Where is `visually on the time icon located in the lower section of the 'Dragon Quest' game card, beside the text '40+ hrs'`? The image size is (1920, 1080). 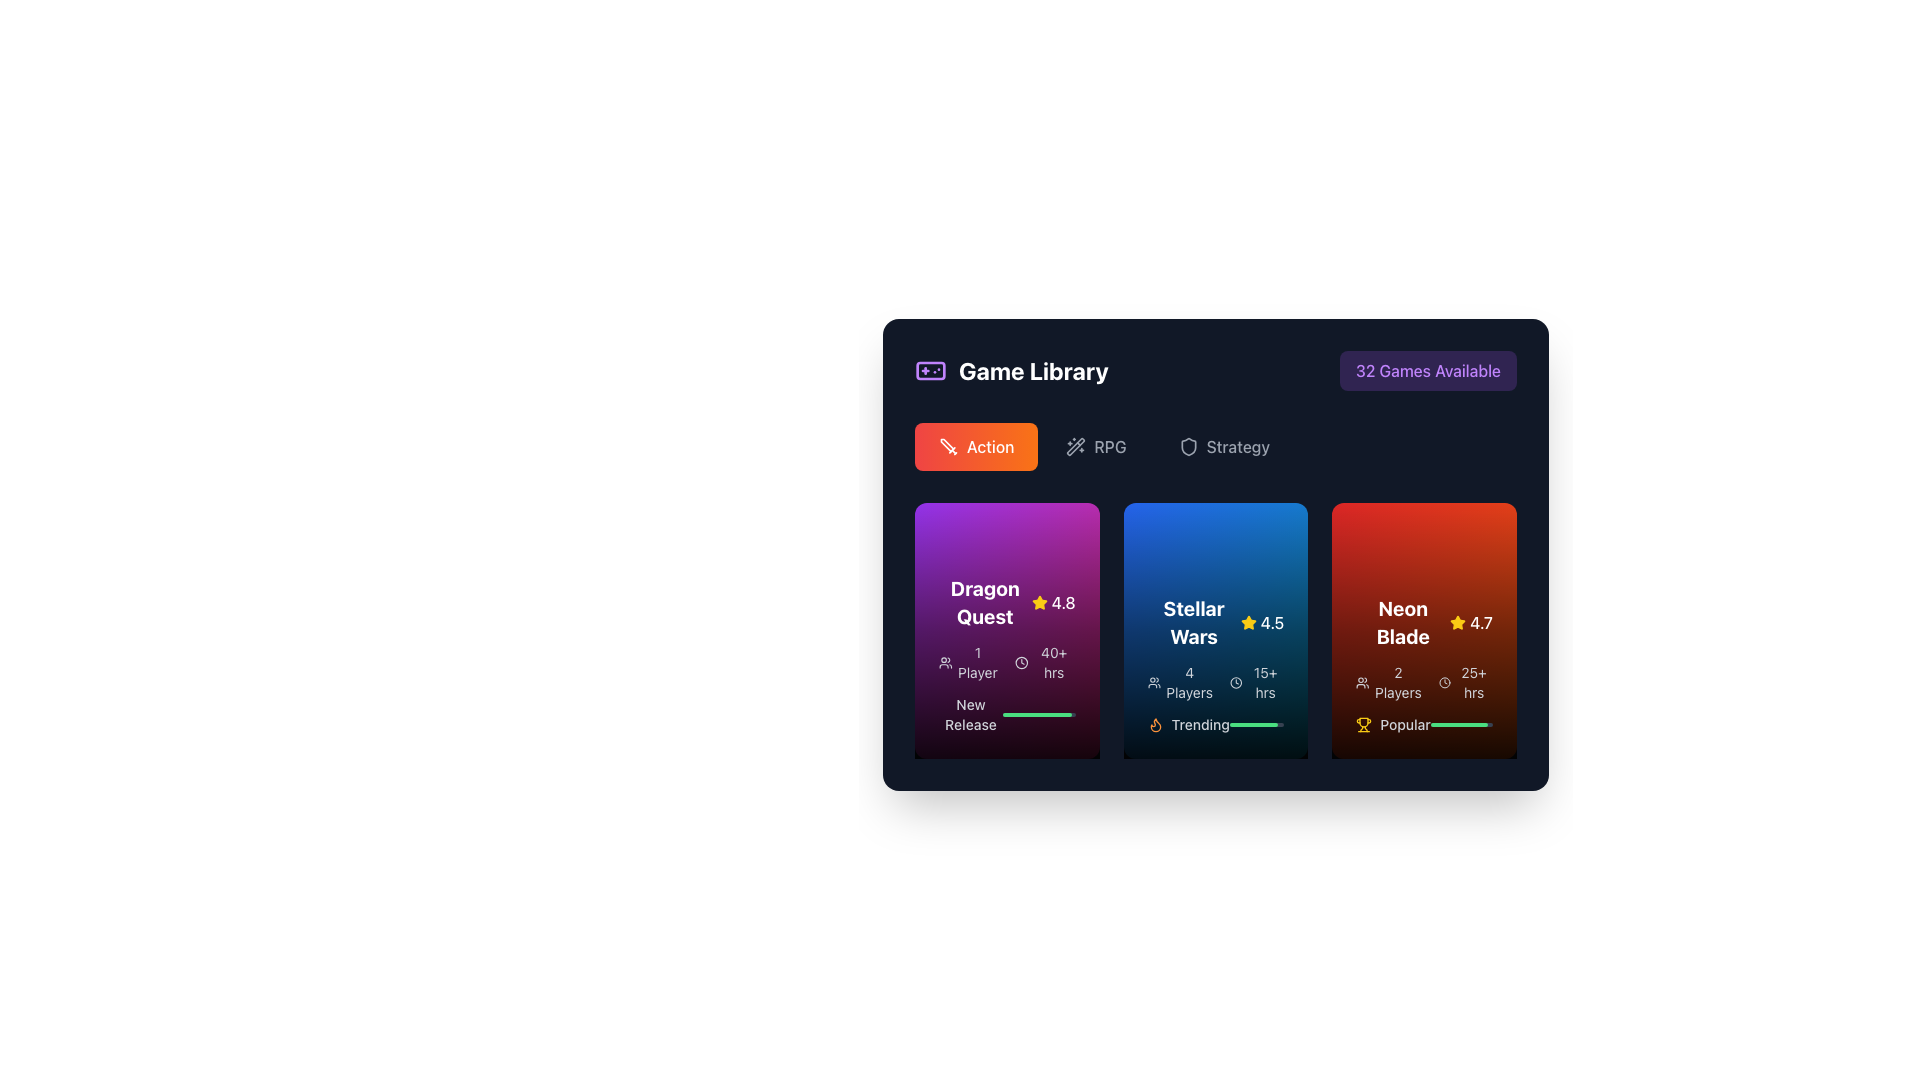 visually on the time icon located in the lower section of the 'Dragon Quest' game card, beside the text '40+ hrs' is located at coordinates (1022, 663).